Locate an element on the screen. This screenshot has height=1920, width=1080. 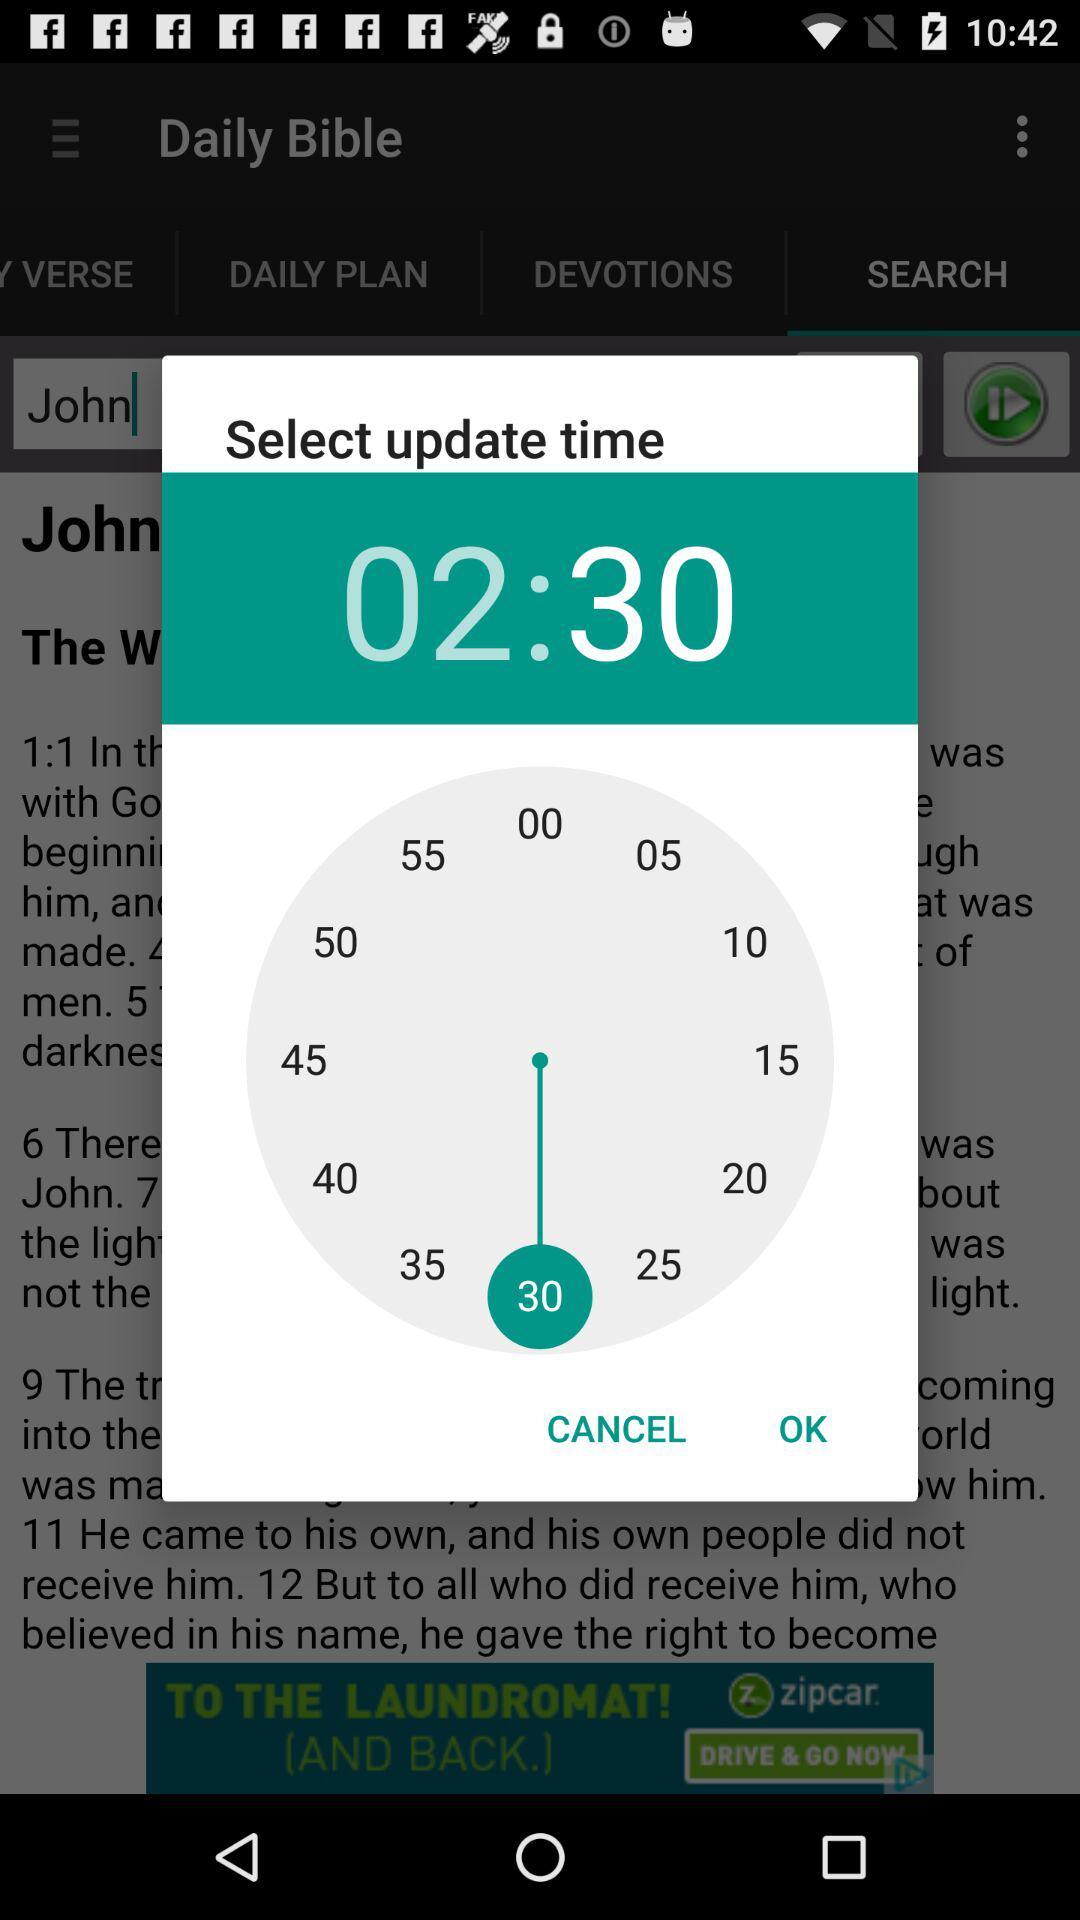
the 30 item is located at coordinates (652, 597).